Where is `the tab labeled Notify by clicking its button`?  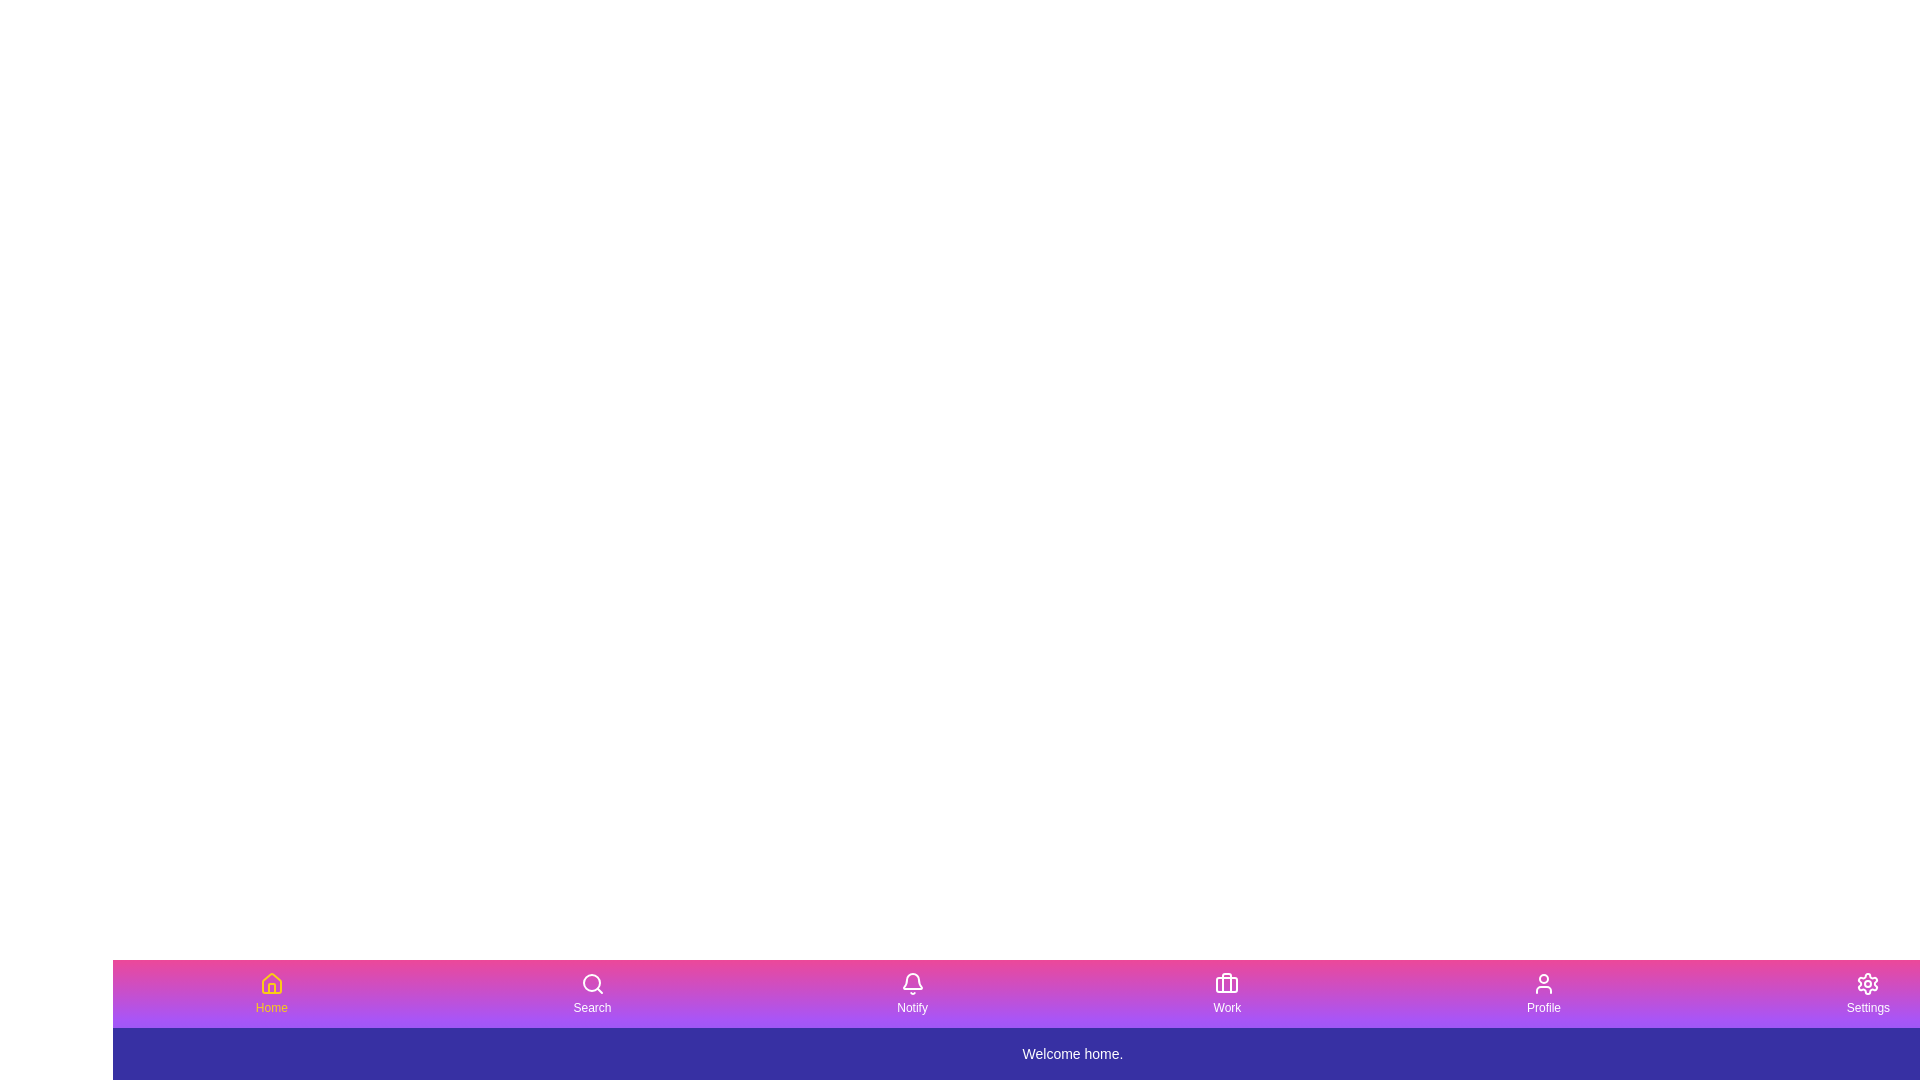
the tab labeled Notify by clicking its button is located at coordinates (911, 994).